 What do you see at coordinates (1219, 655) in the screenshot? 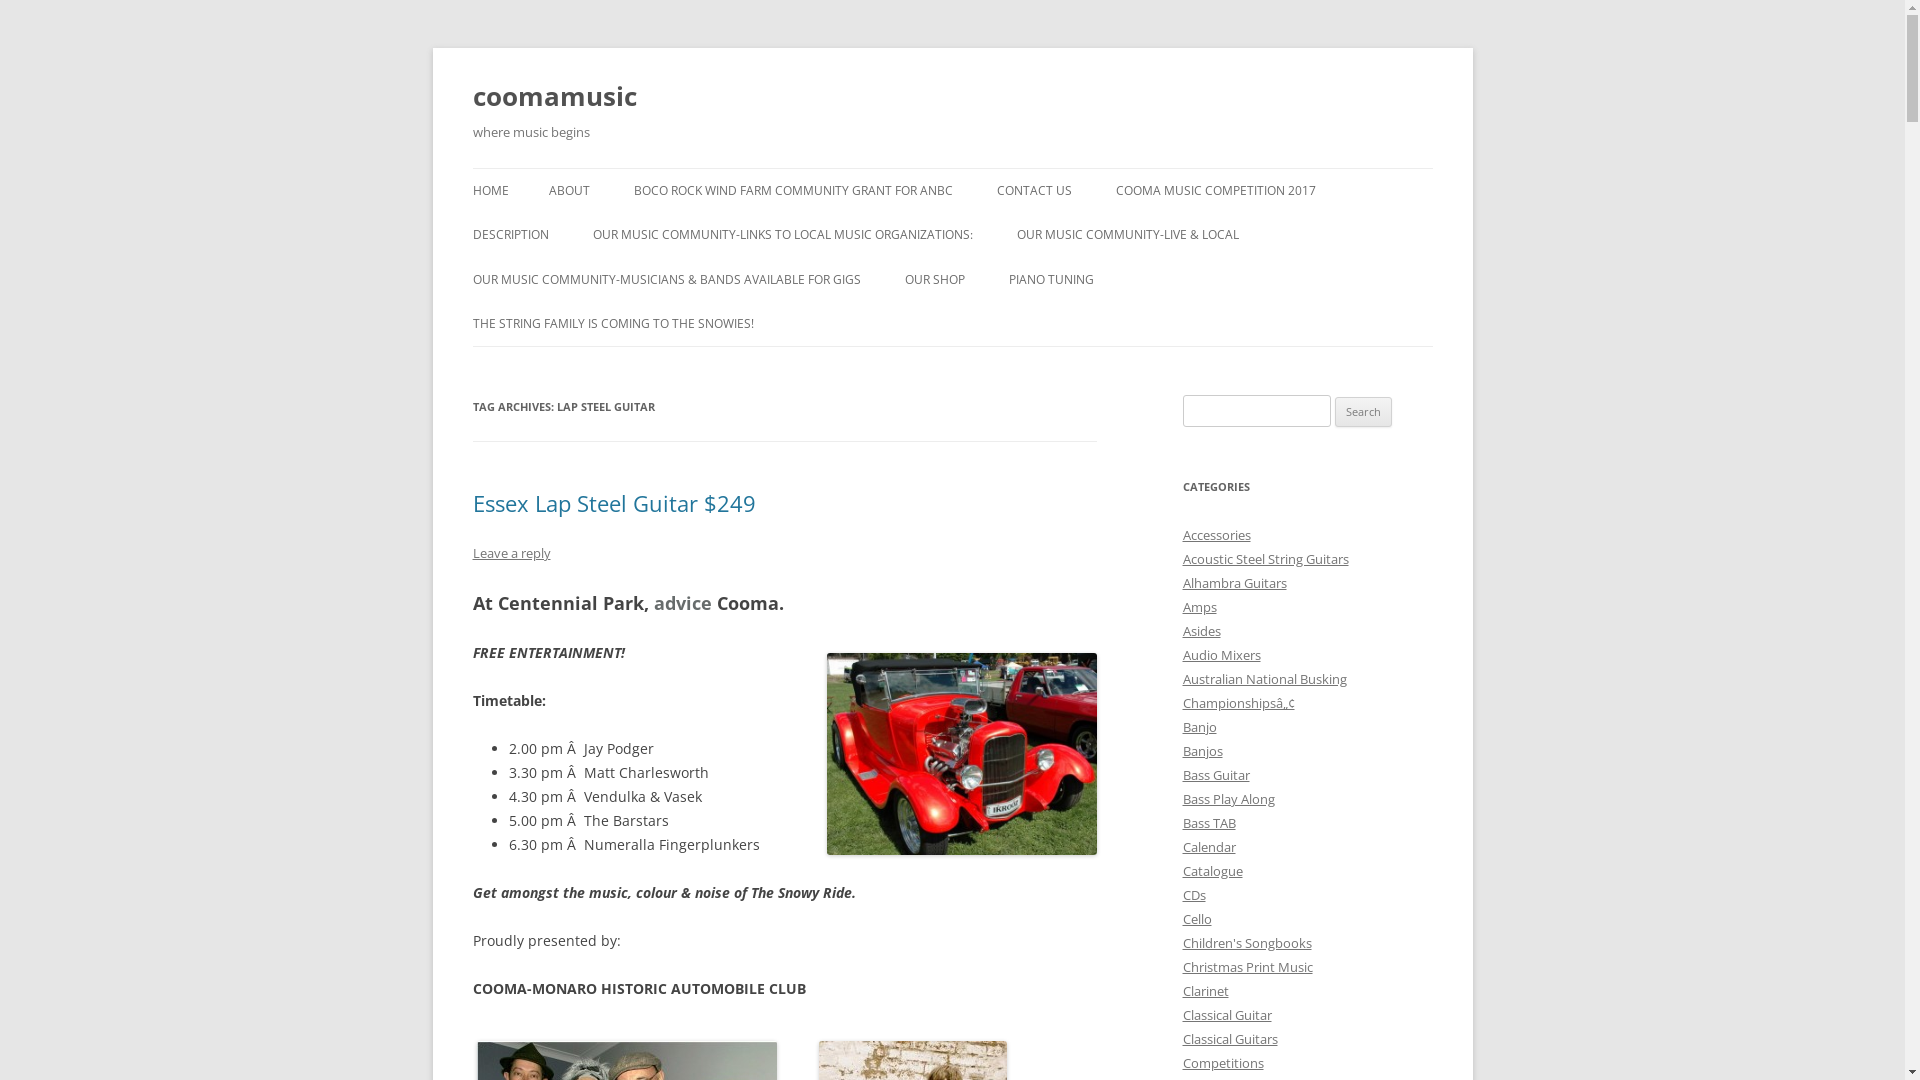
I see `'Audio Mixers'` at bounding box center [1219, 655].